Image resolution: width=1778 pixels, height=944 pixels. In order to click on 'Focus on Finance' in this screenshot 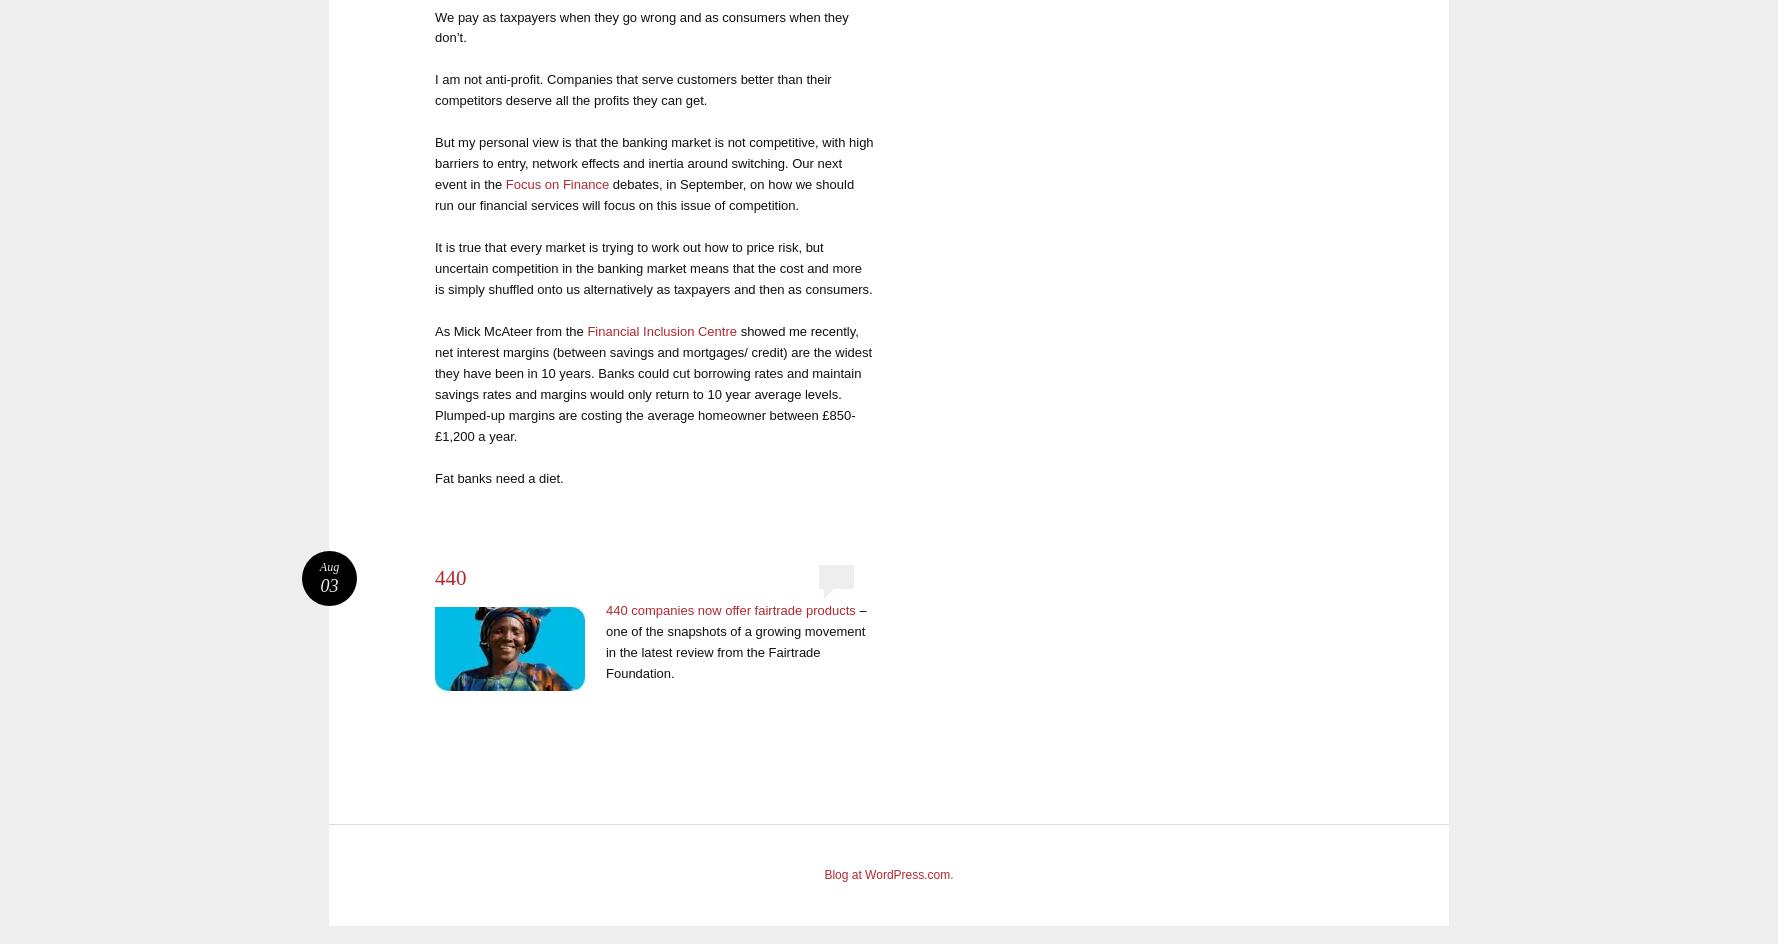, I will do `click(558, 183)`.